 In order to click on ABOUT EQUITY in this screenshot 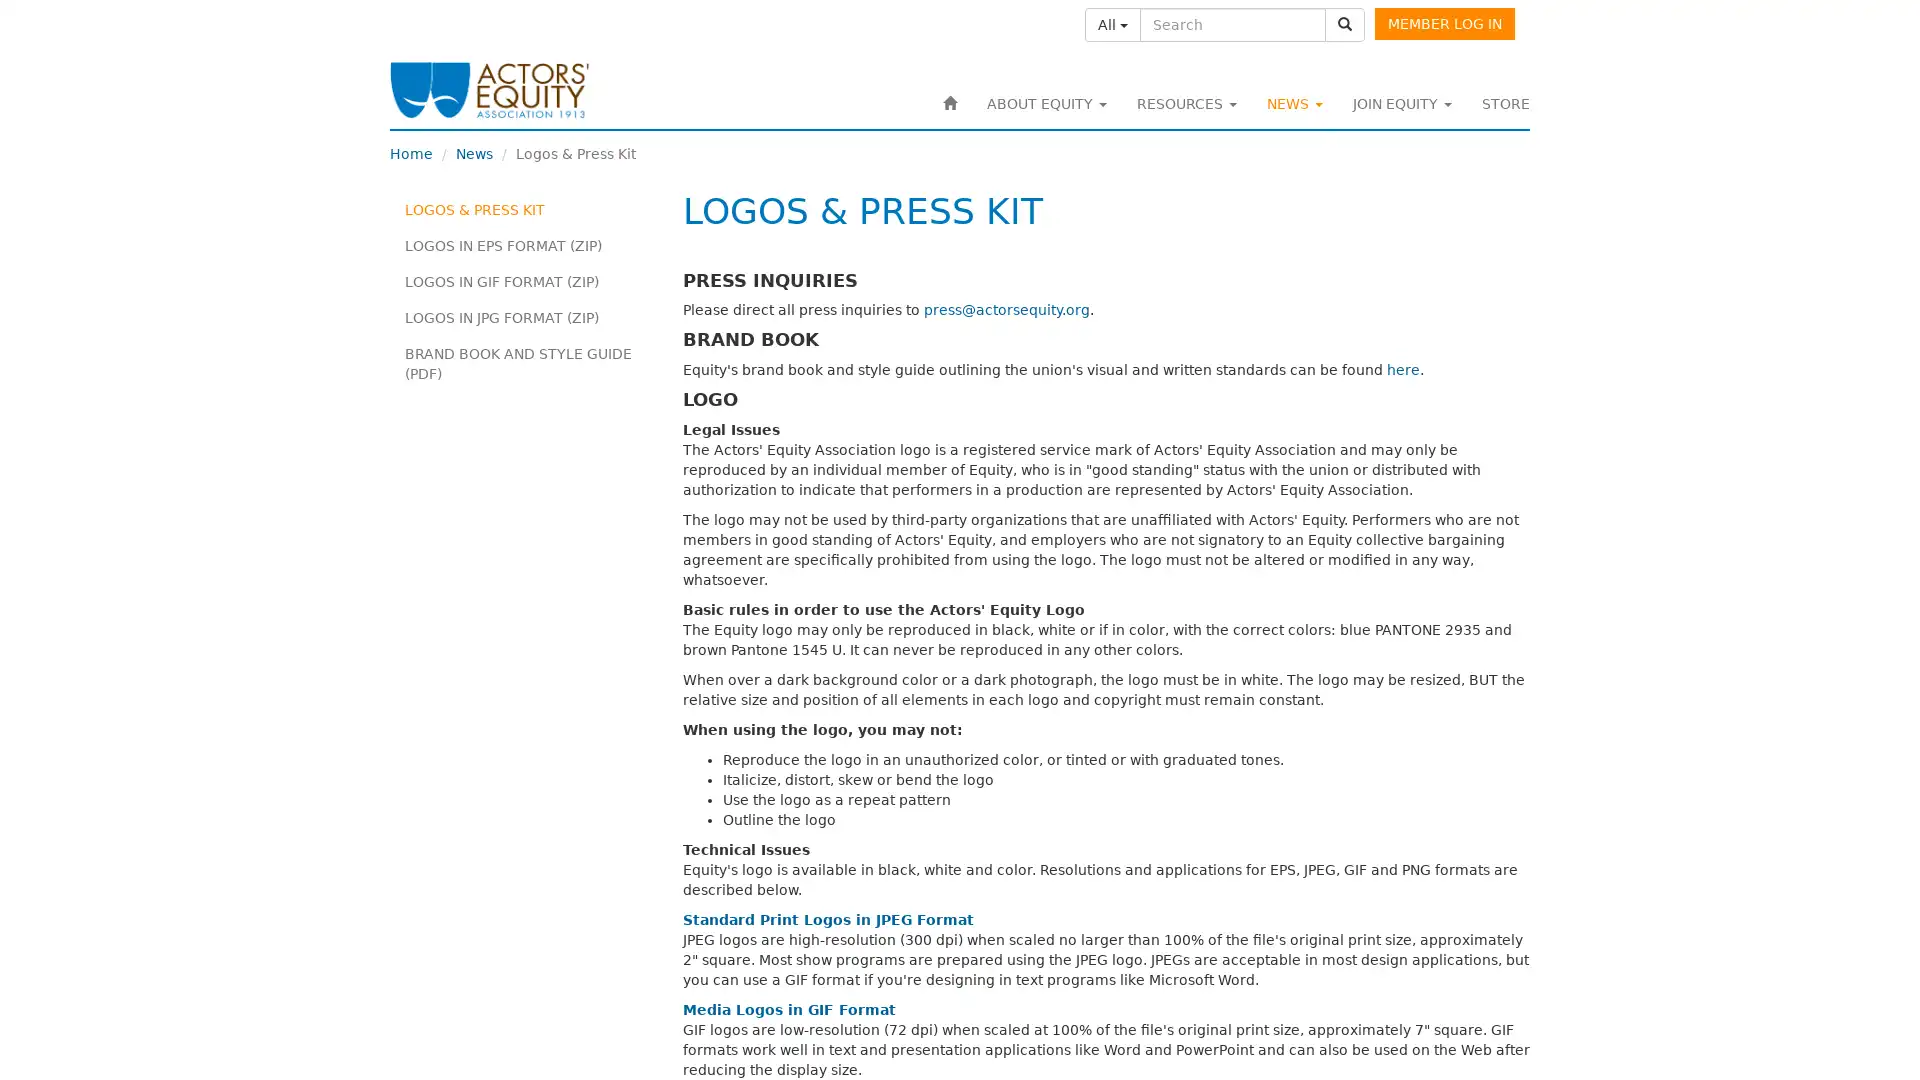, I will do `click(1045, 104)`.